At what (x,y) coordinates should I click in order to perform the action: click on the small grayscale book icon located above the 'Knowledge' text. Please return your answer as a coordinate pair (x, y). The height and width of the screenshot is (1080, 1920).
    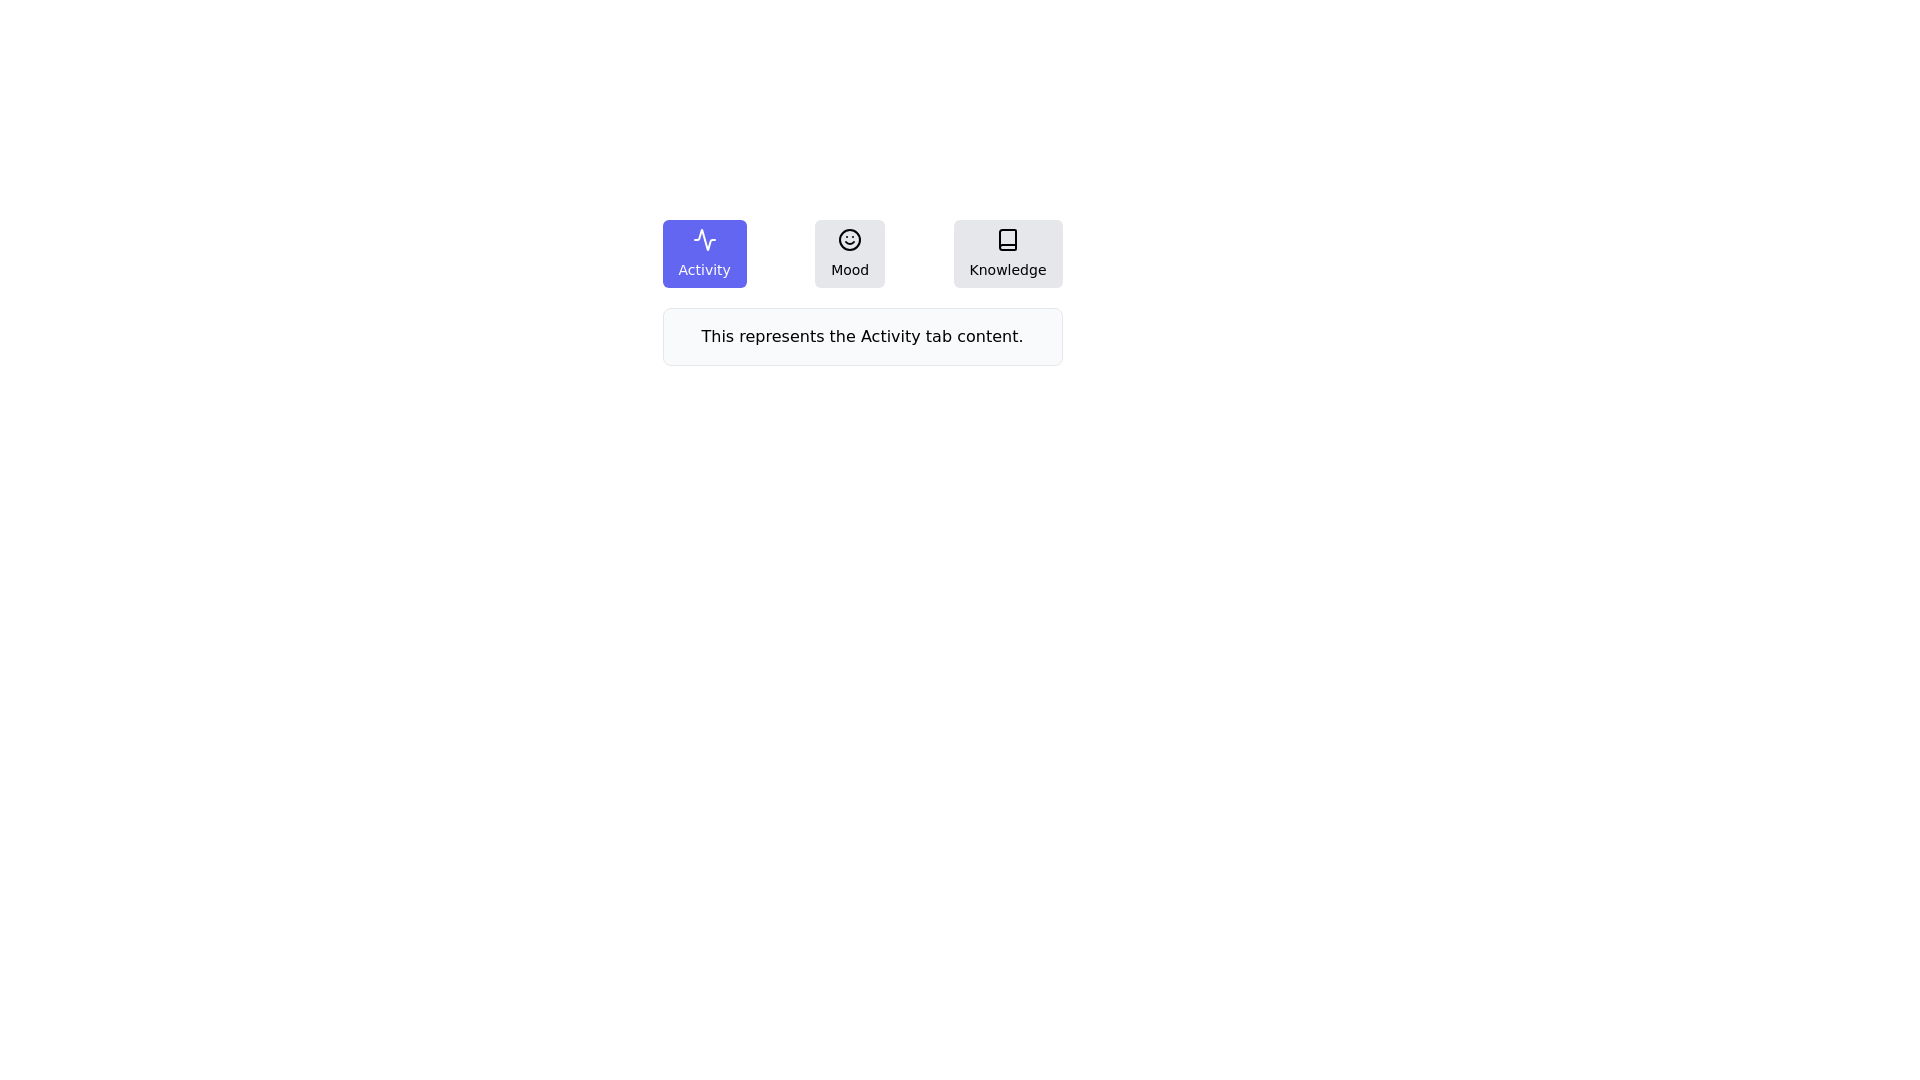
    Looking at the image, I should click on (1008, 238).